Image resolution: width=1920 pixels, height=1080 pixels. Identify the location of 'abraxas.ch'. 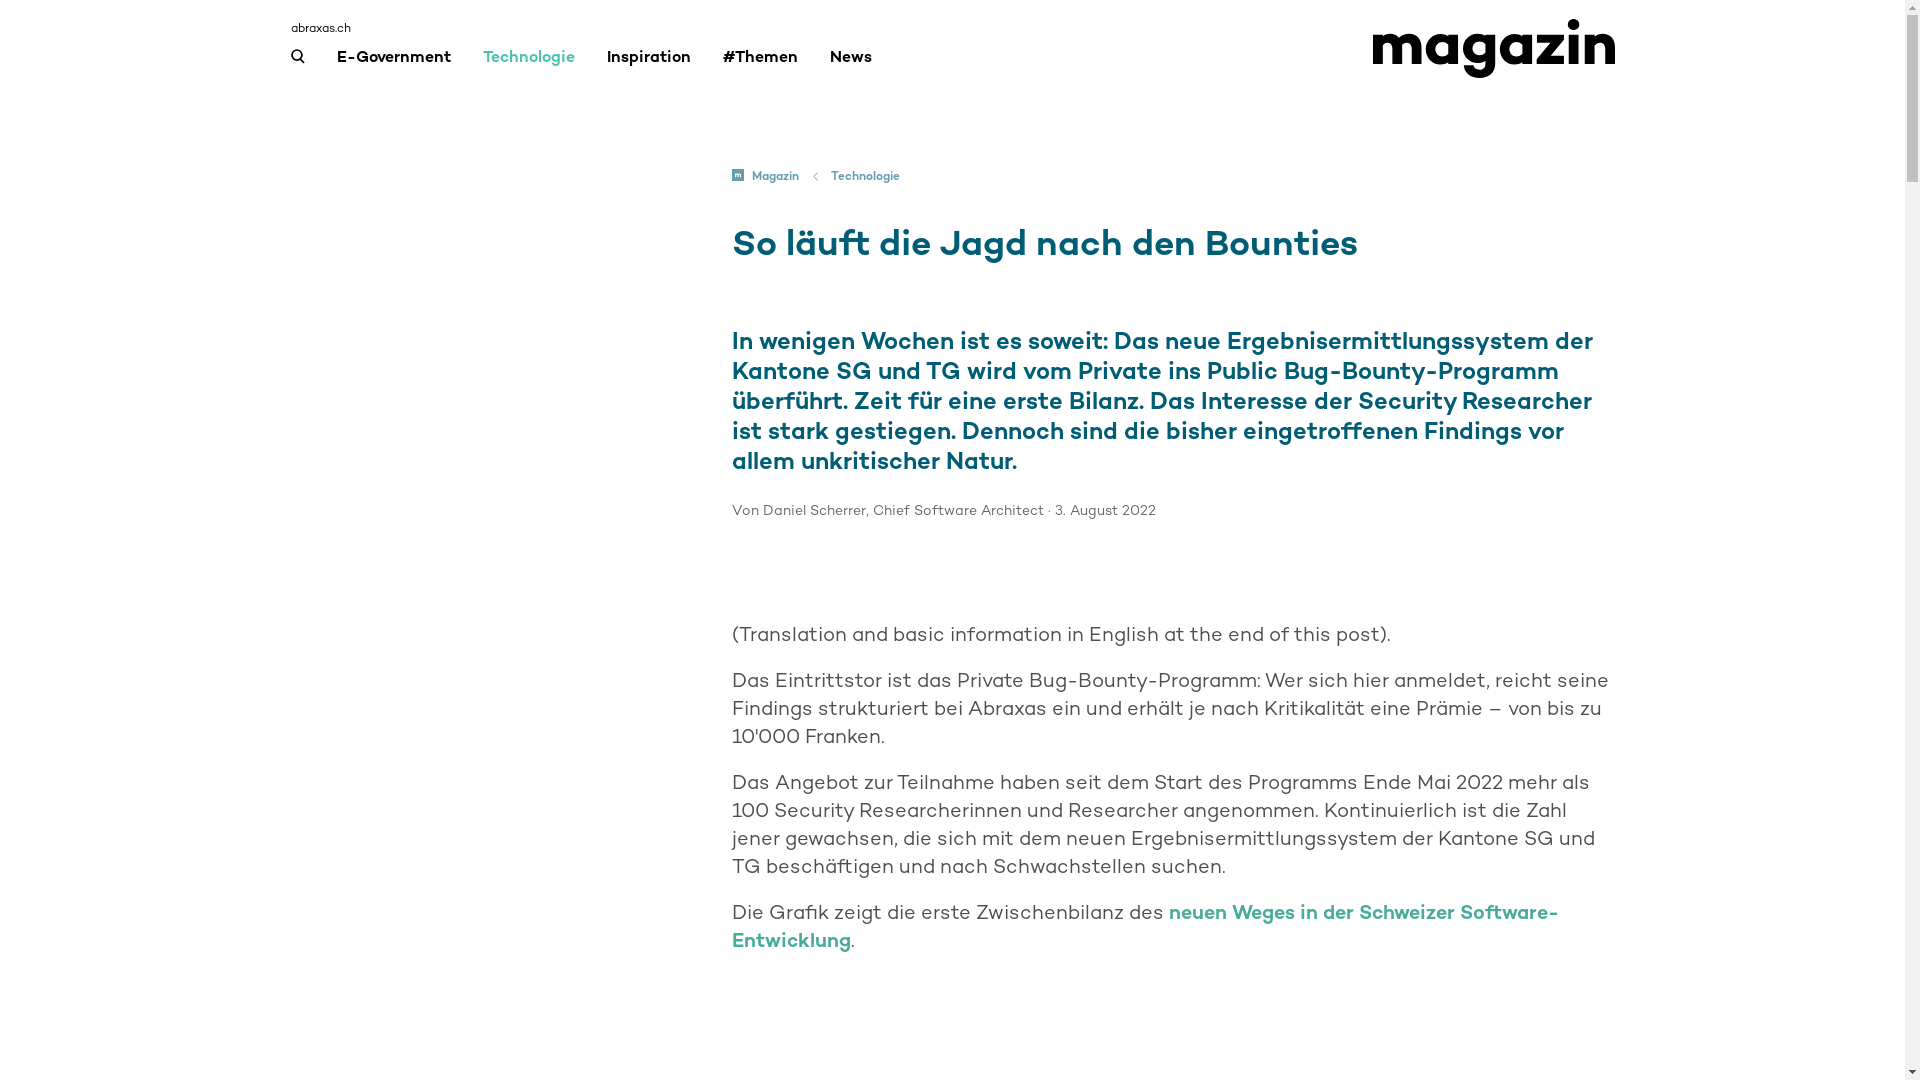
(320, 27).